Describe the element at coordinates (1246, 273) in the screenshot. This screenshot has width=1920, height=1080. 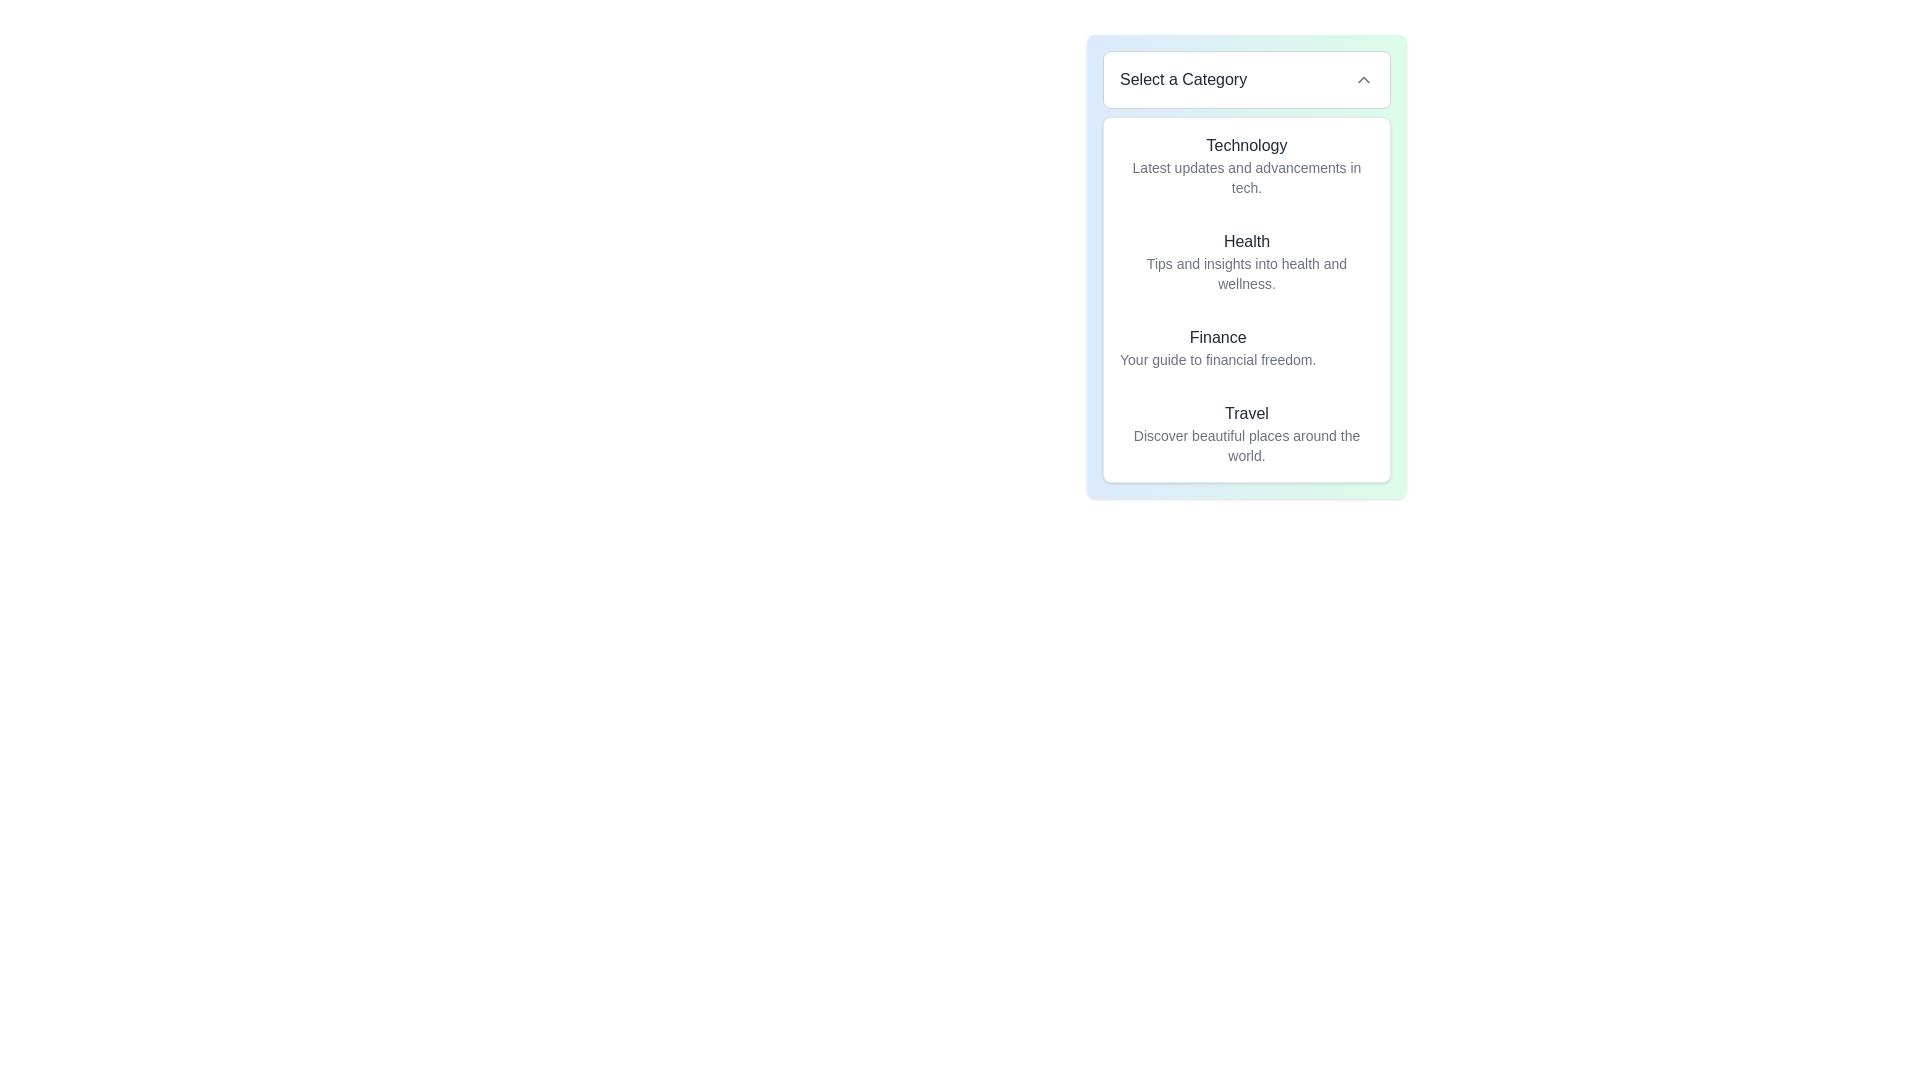
I see `the Text Label displaying 'Tips and insights into health and wellness.' which is located under the title 'Health'` at that location.